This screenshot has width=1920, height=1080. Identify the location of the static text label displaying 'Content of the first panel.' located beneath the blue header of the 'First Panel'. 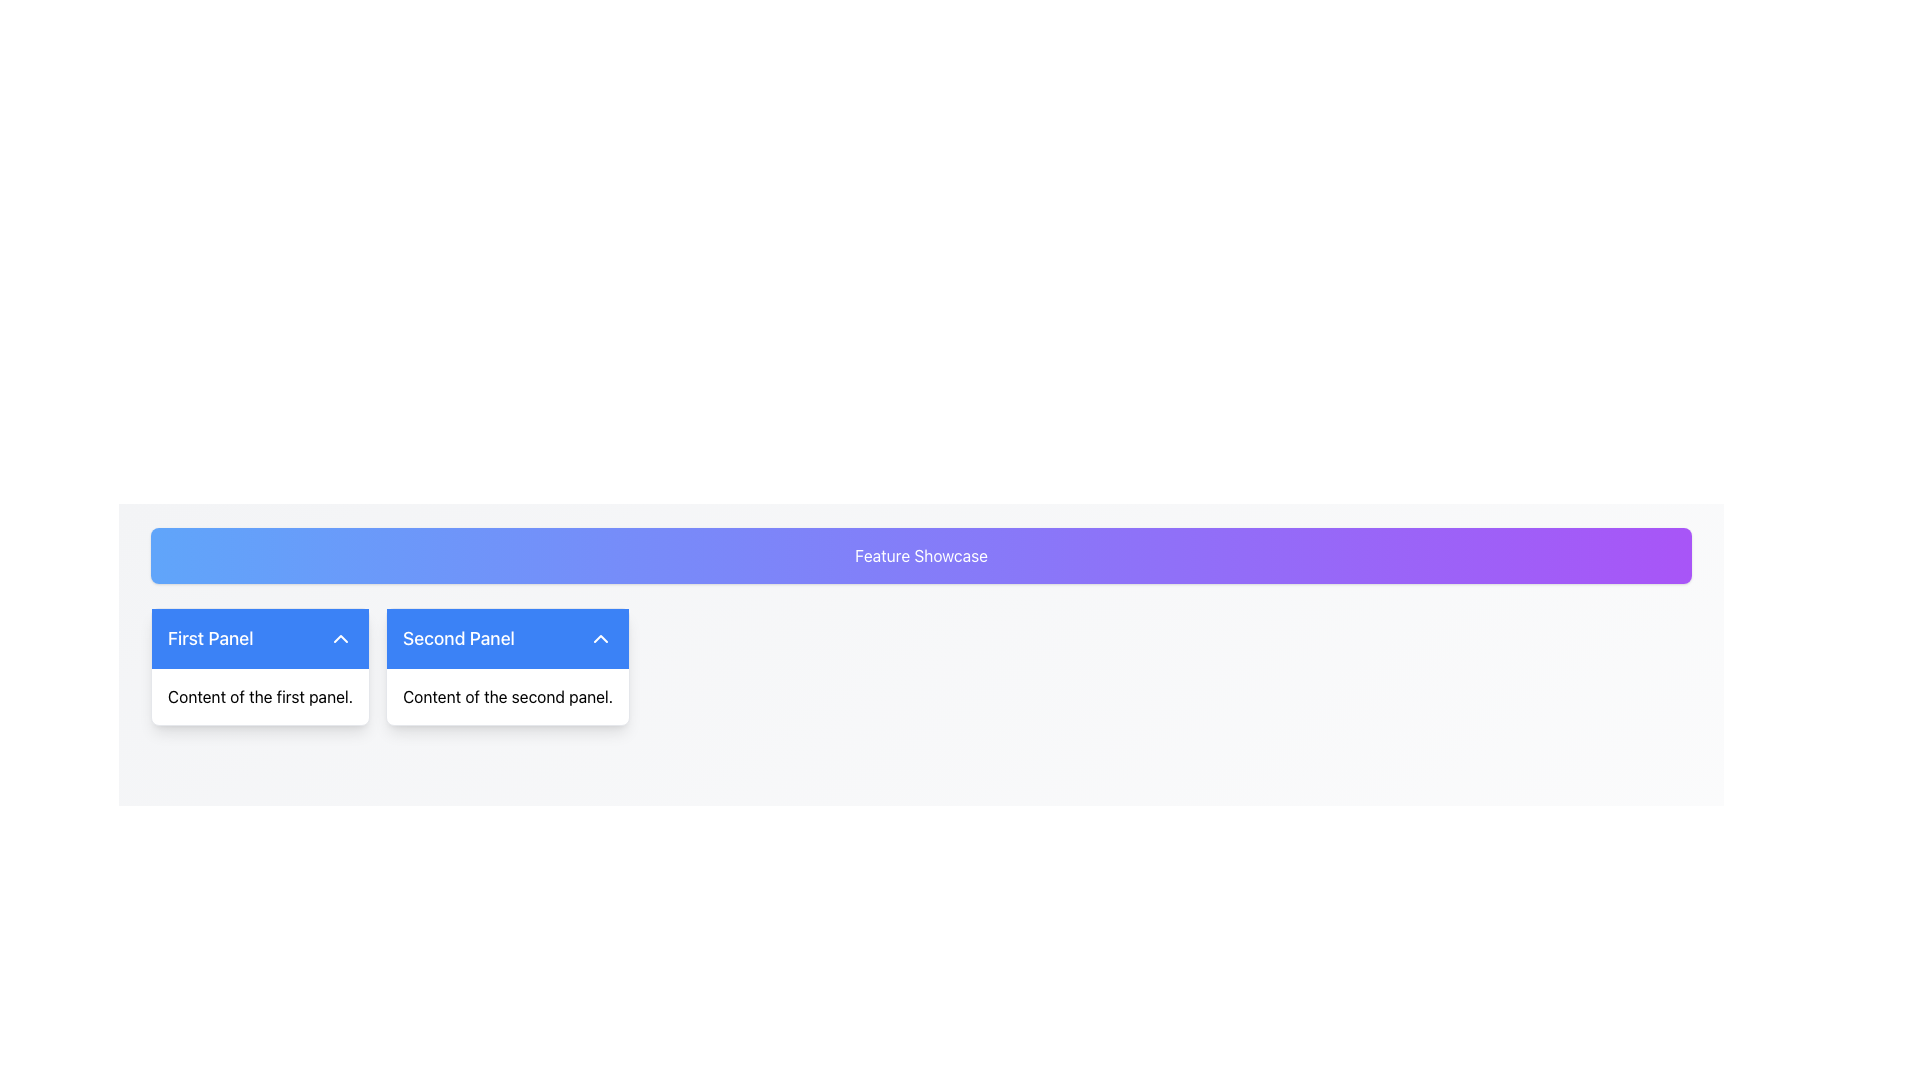
(259, 696).